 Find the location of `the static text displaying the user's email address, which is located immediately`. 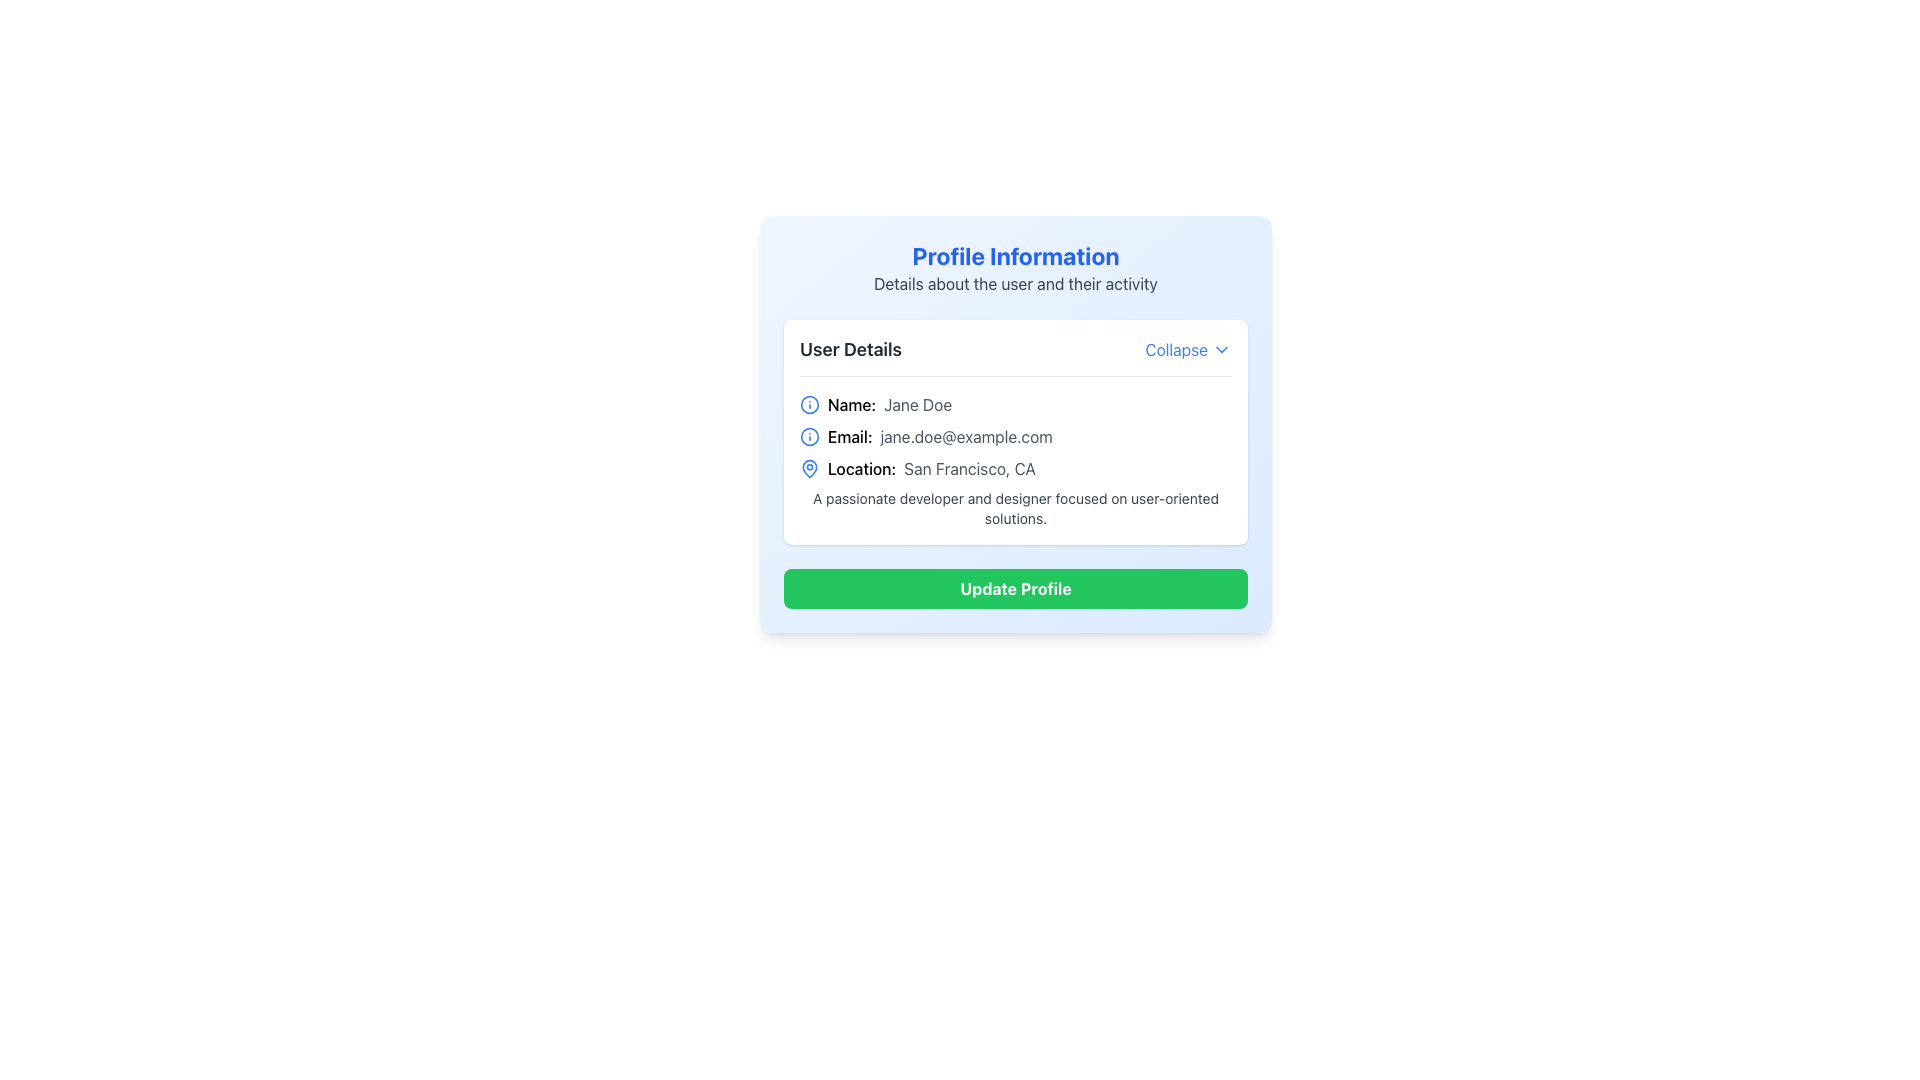

the static text displaying the user's email address, which is located immediately is located at coordinates (966, 435).